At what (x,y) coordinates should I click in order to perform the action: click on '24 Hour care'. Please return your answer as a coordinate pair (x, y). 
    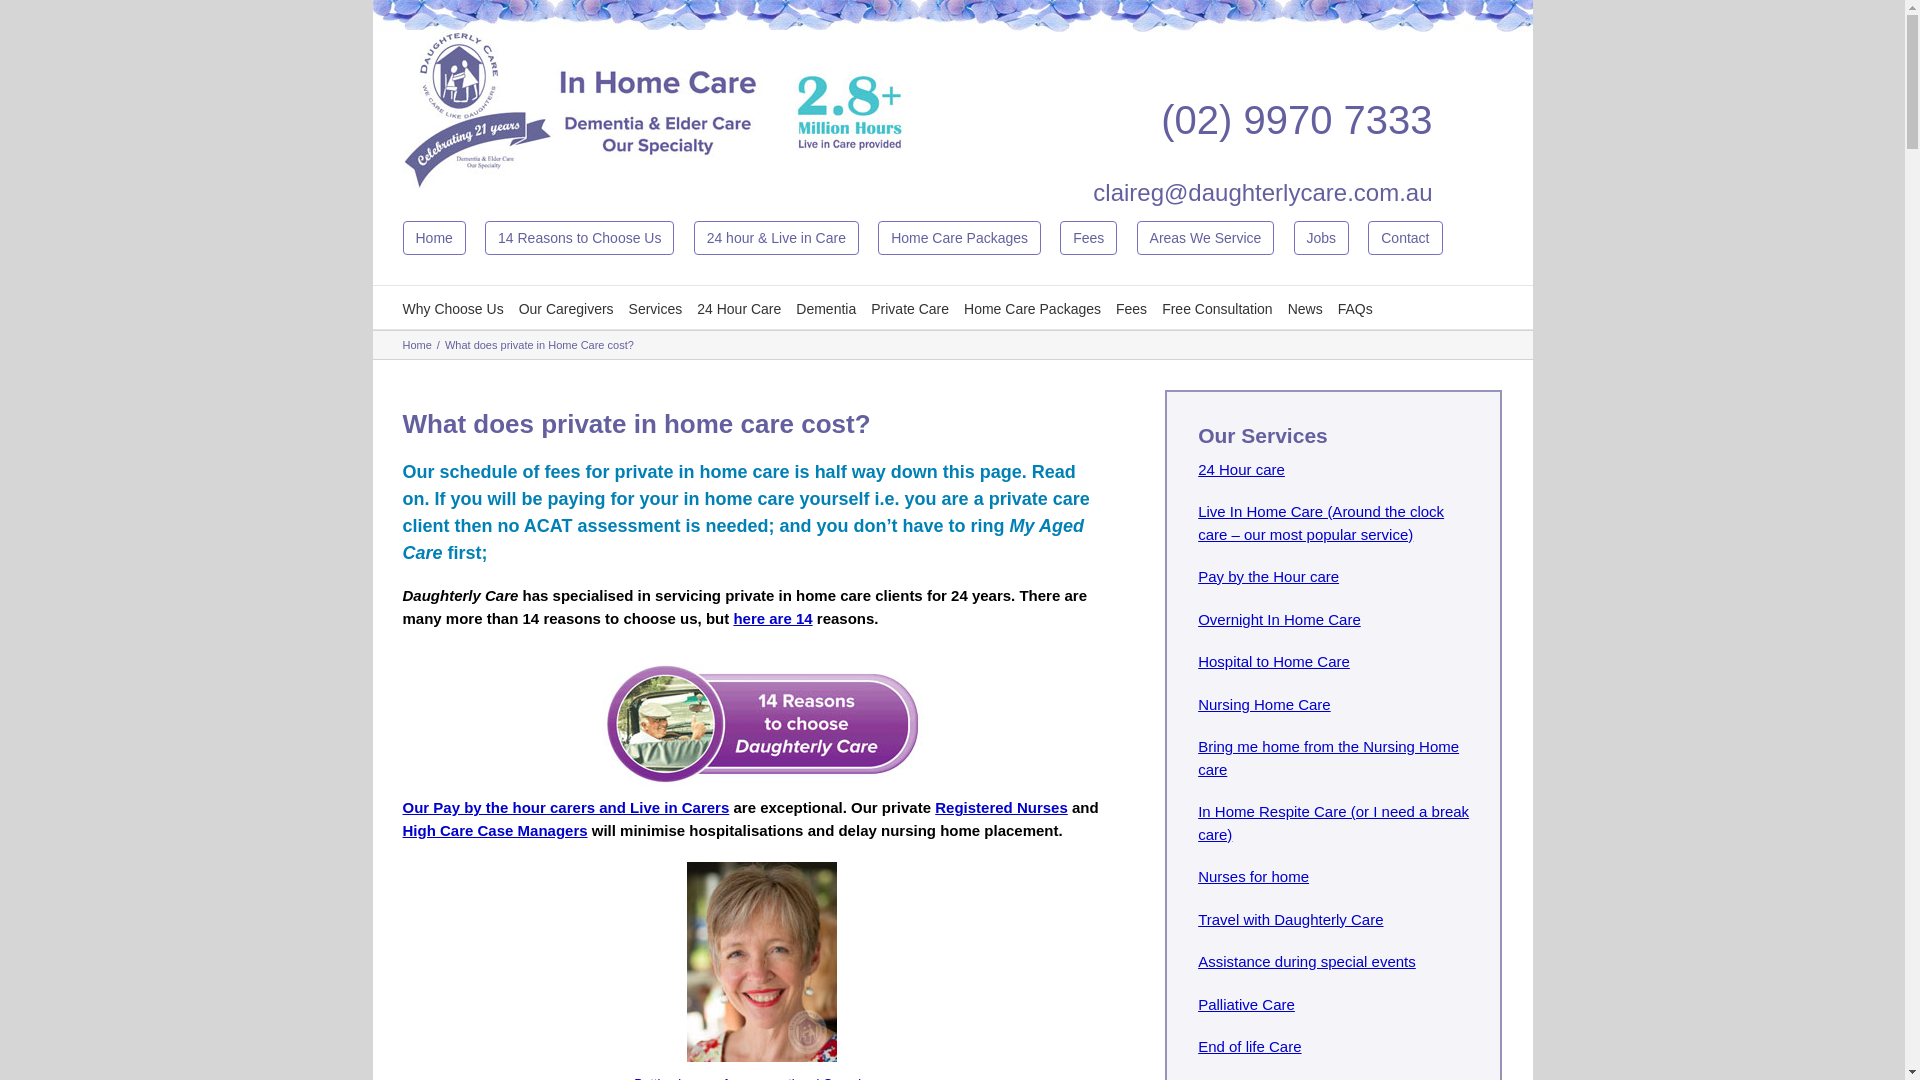
    Looking at the image, I should click on (1240, 468).